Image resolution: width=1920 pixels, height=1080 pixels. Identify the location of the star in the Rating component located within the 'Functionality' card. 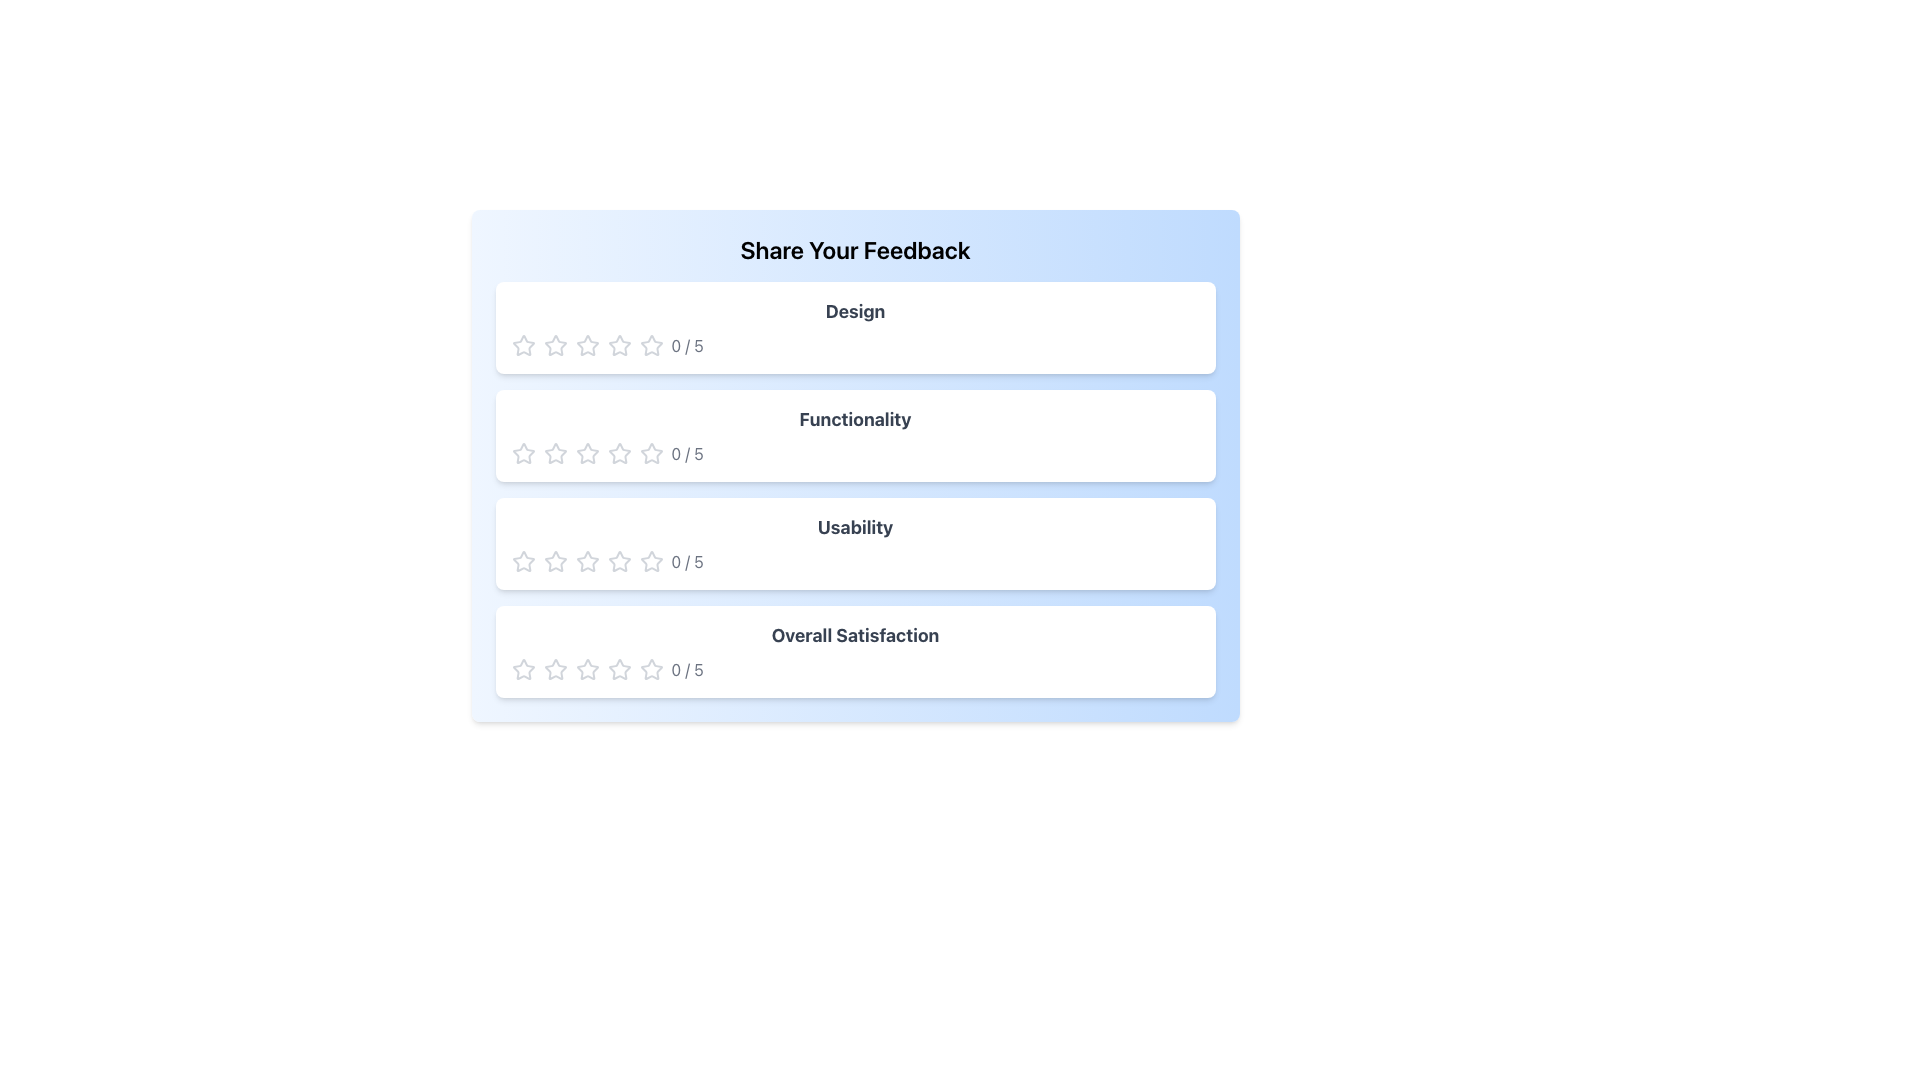
(855, 454).